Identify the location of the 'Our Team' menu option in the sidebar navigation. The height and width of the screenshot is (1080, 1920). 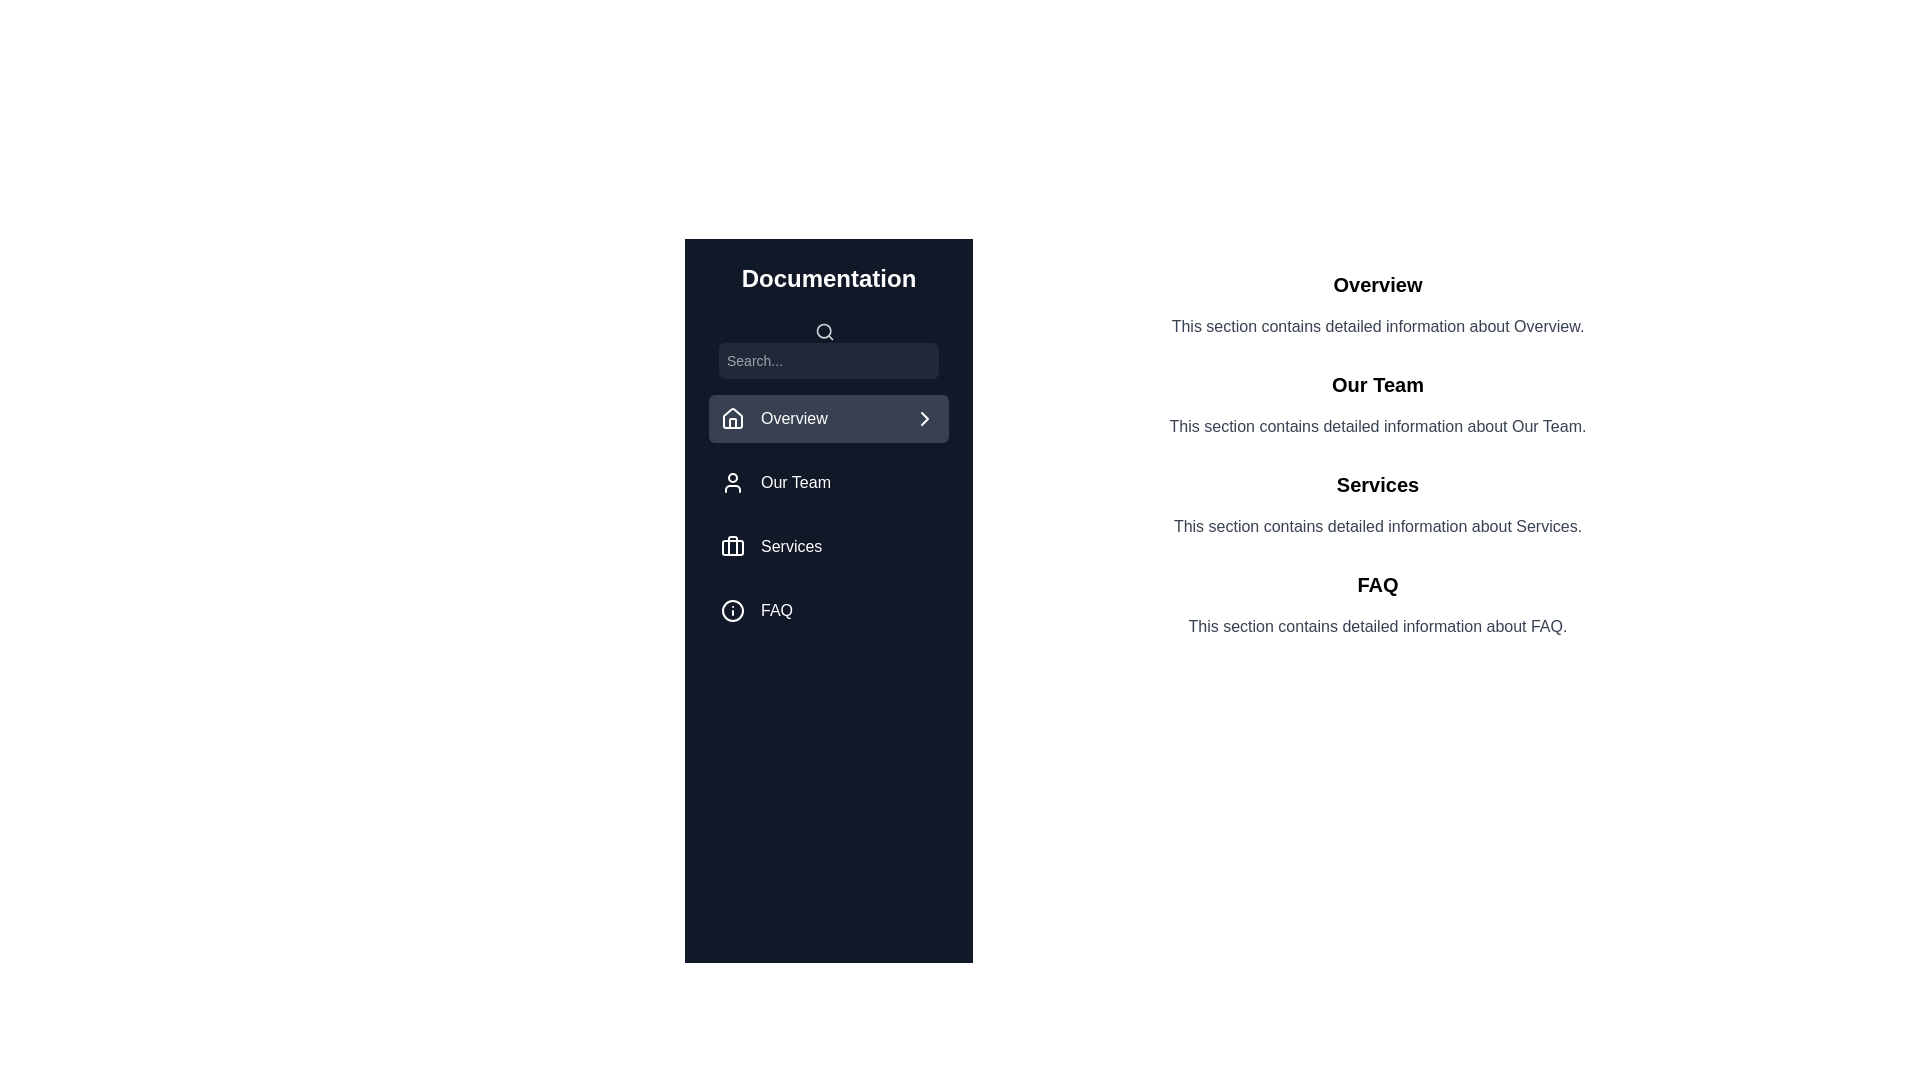
(829, 477).